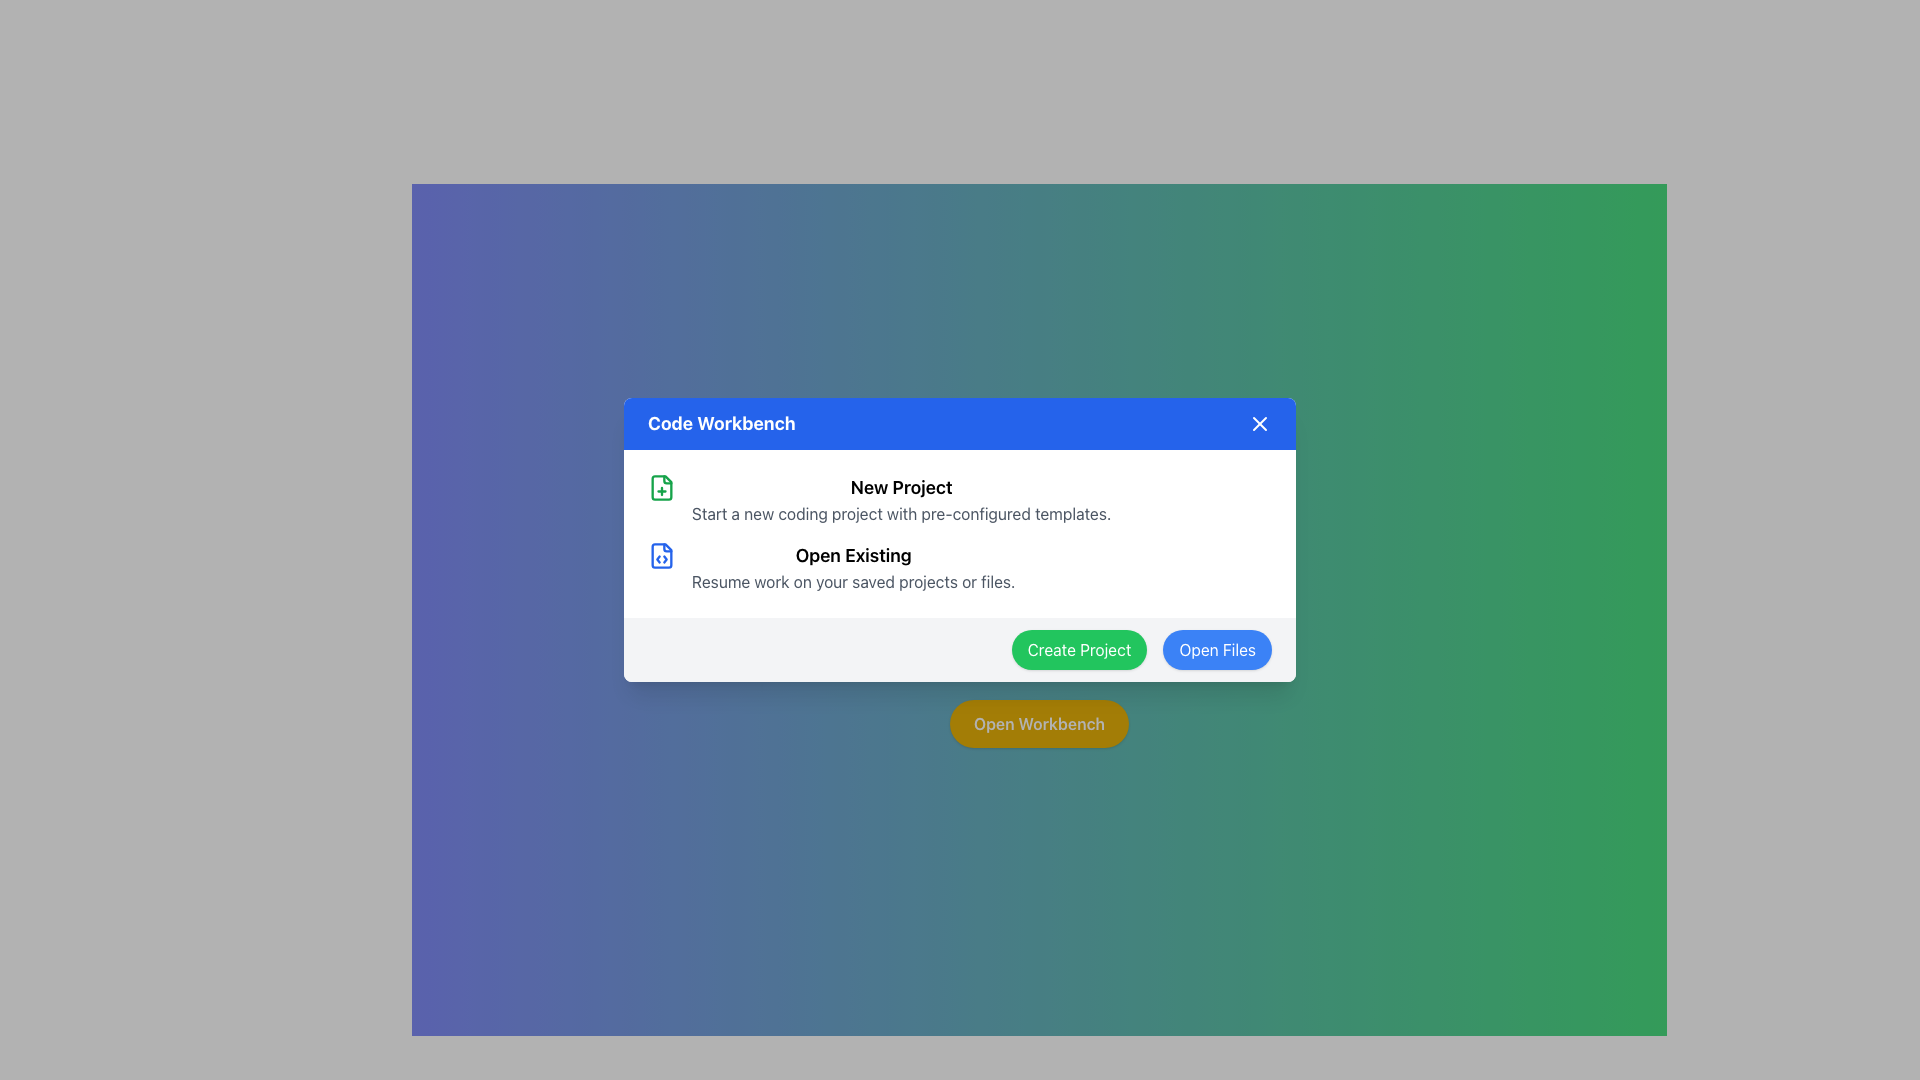 This screenshot has height=1080, width=1920. Describe the element at coordinates (662, 488) in the screenshot. I see `the file outline icon representing the 'New Project' functionality located at the top-left region of the 'Code Workbench' dialog box` at that location.